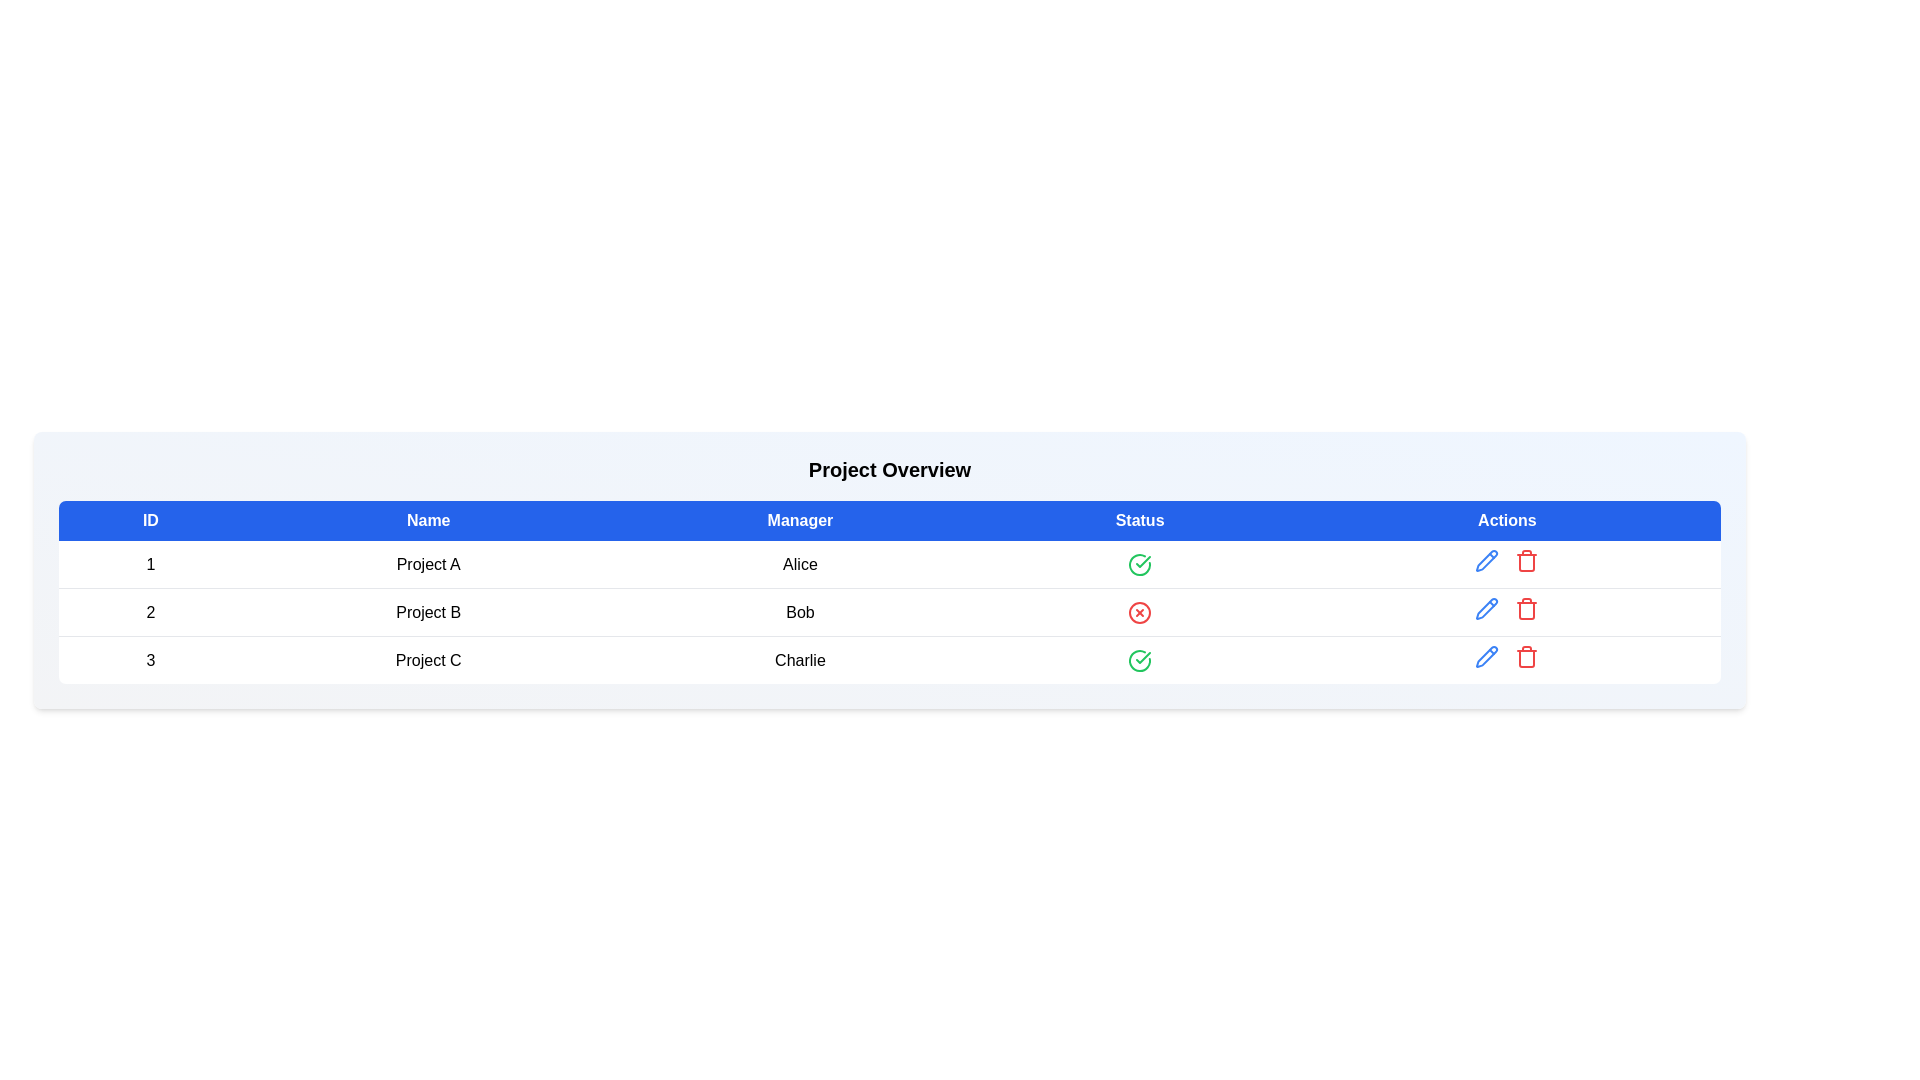 The image size is (1920, 1080). What do you see at coordinates (800, 564) in the screenshot?
I see `the text label displaying 'Alice' in the 'Manager' column of the first row in the data table under the 'Project Overview' heading` at bounding box center [800, 564].